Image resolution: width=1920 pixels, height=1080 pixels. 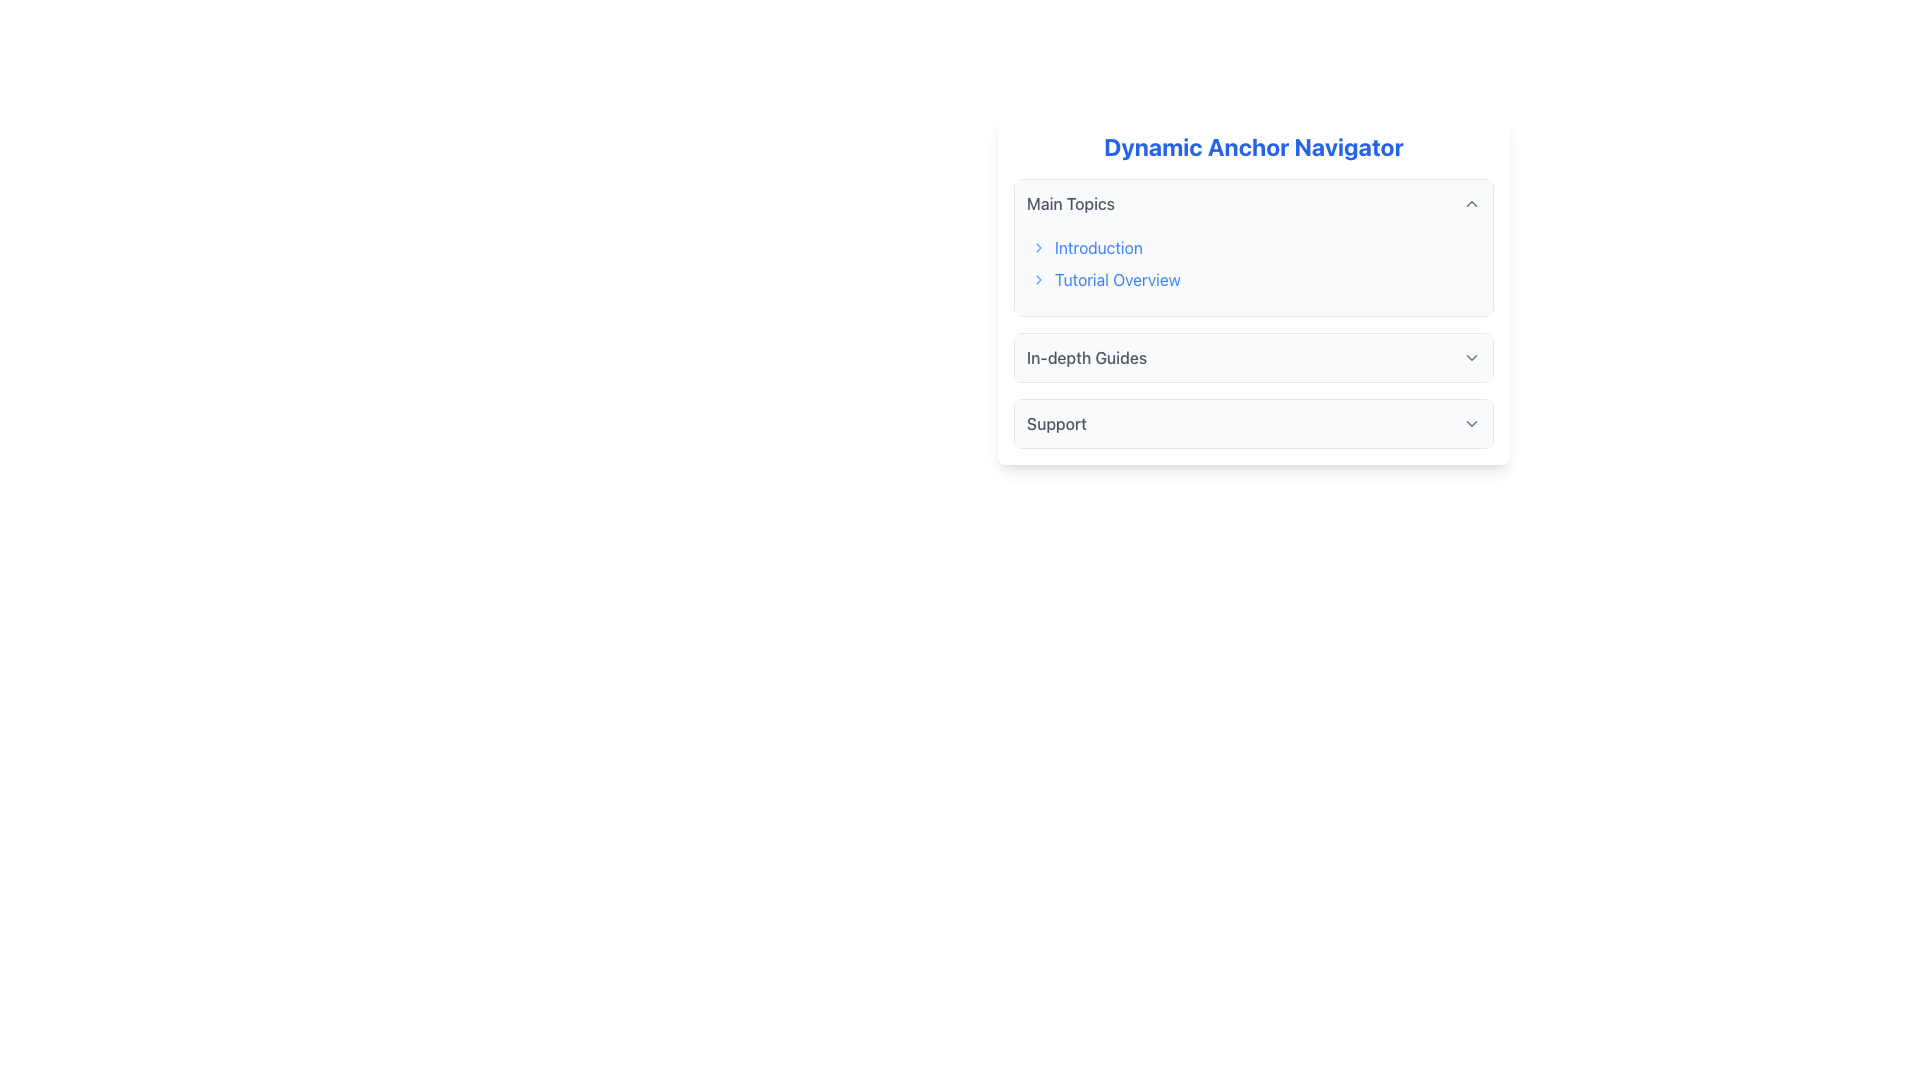 What do you see at coordinates (1252, 423) in the screenshot?
I see `the 'Support' button located at the bottom of the 'In-depth Guides' section in the 'Dynamic Anchor Navigator' sidebar` at bounding box center [1252, 423].